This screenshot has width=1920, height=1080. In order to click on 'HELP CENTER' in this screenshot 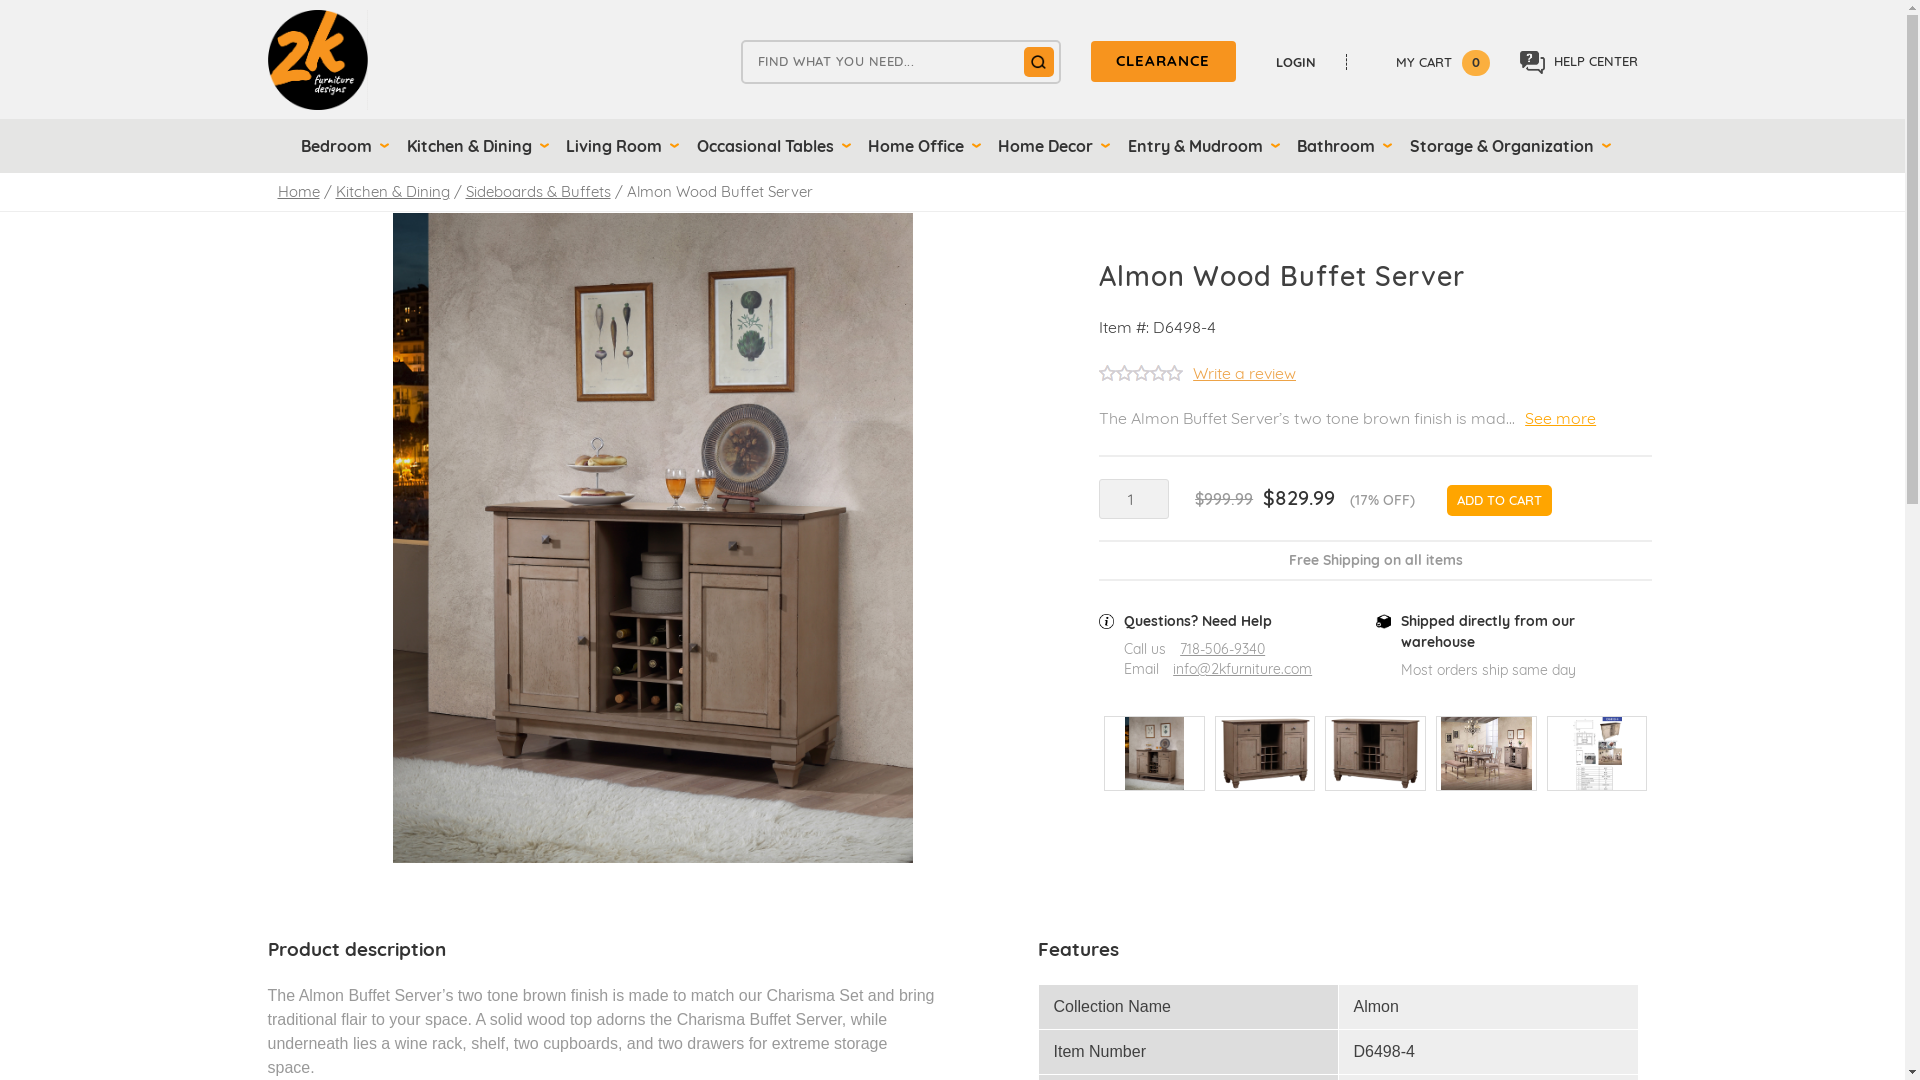, I will do `click(1578, 61)`.